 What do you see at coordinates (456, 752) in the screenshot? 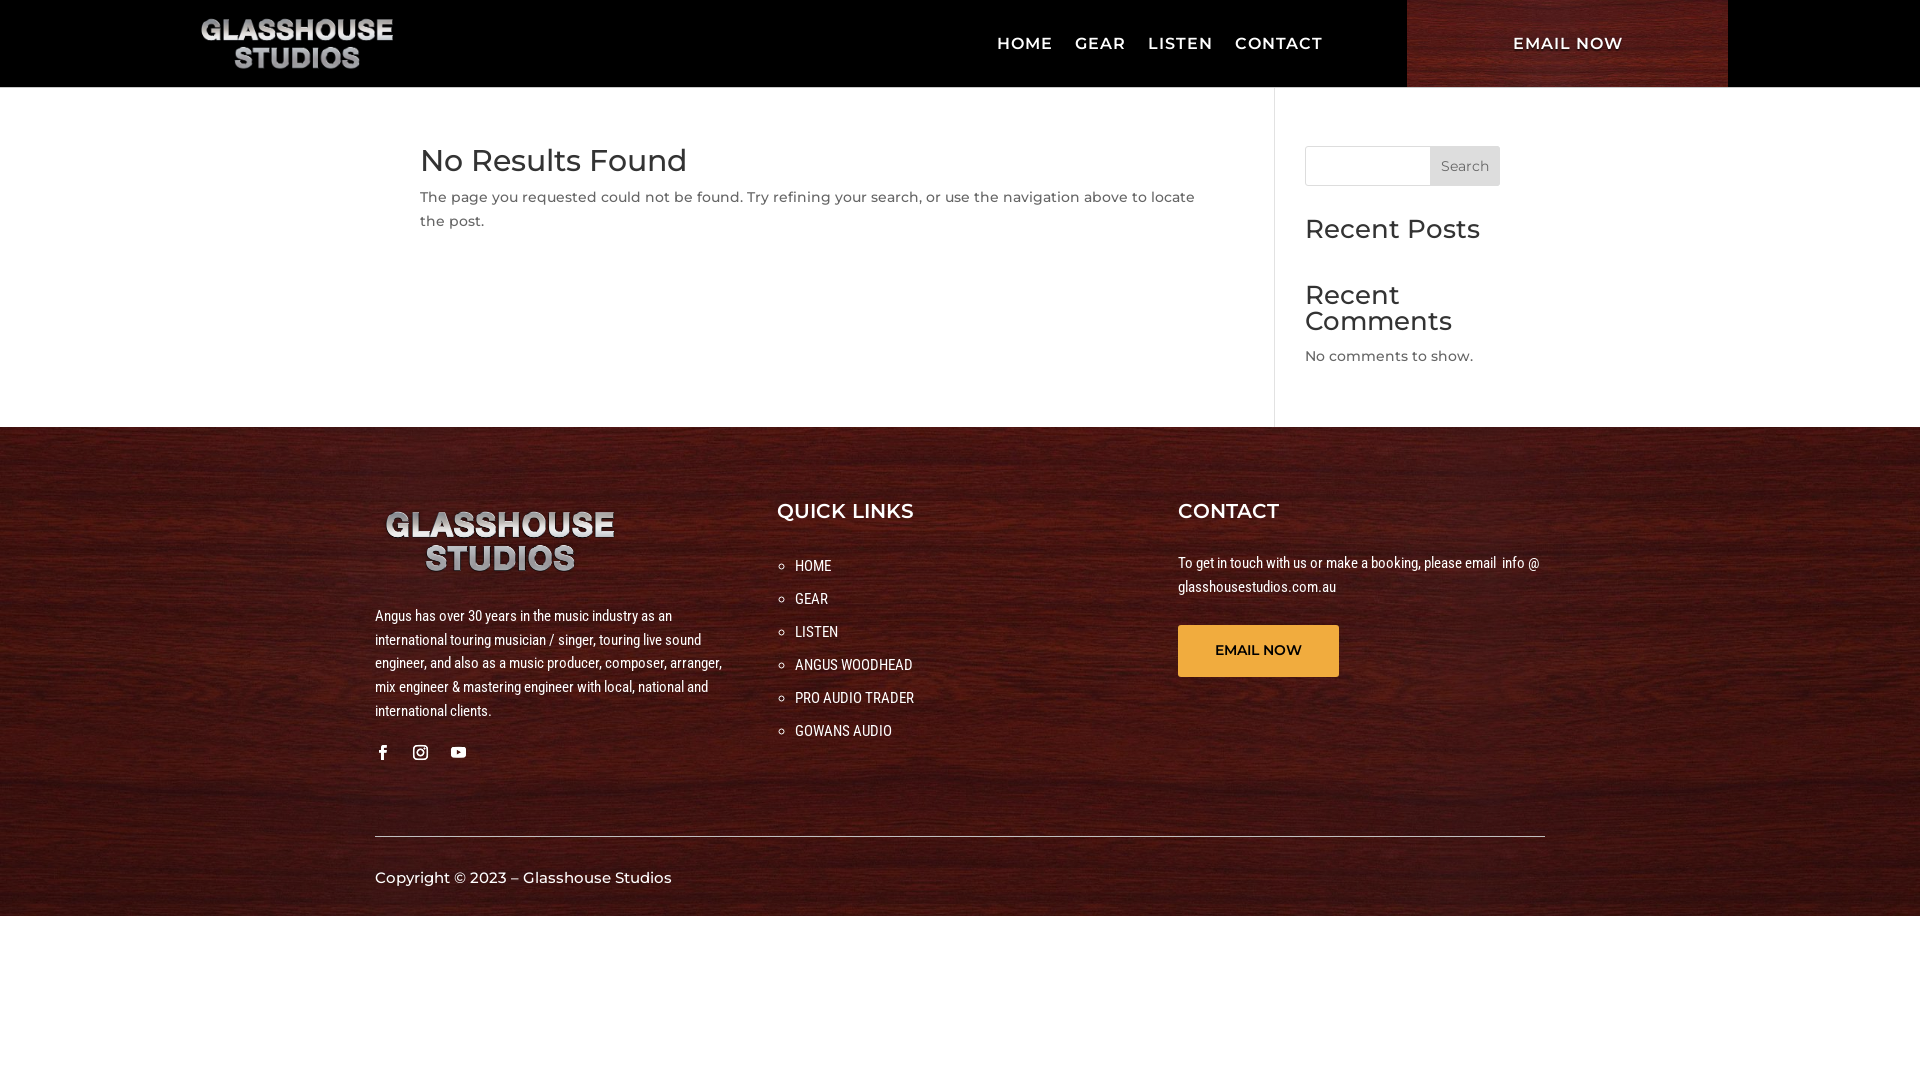
I see `'Follow on Youtube'` at bounding box center [456, 752].